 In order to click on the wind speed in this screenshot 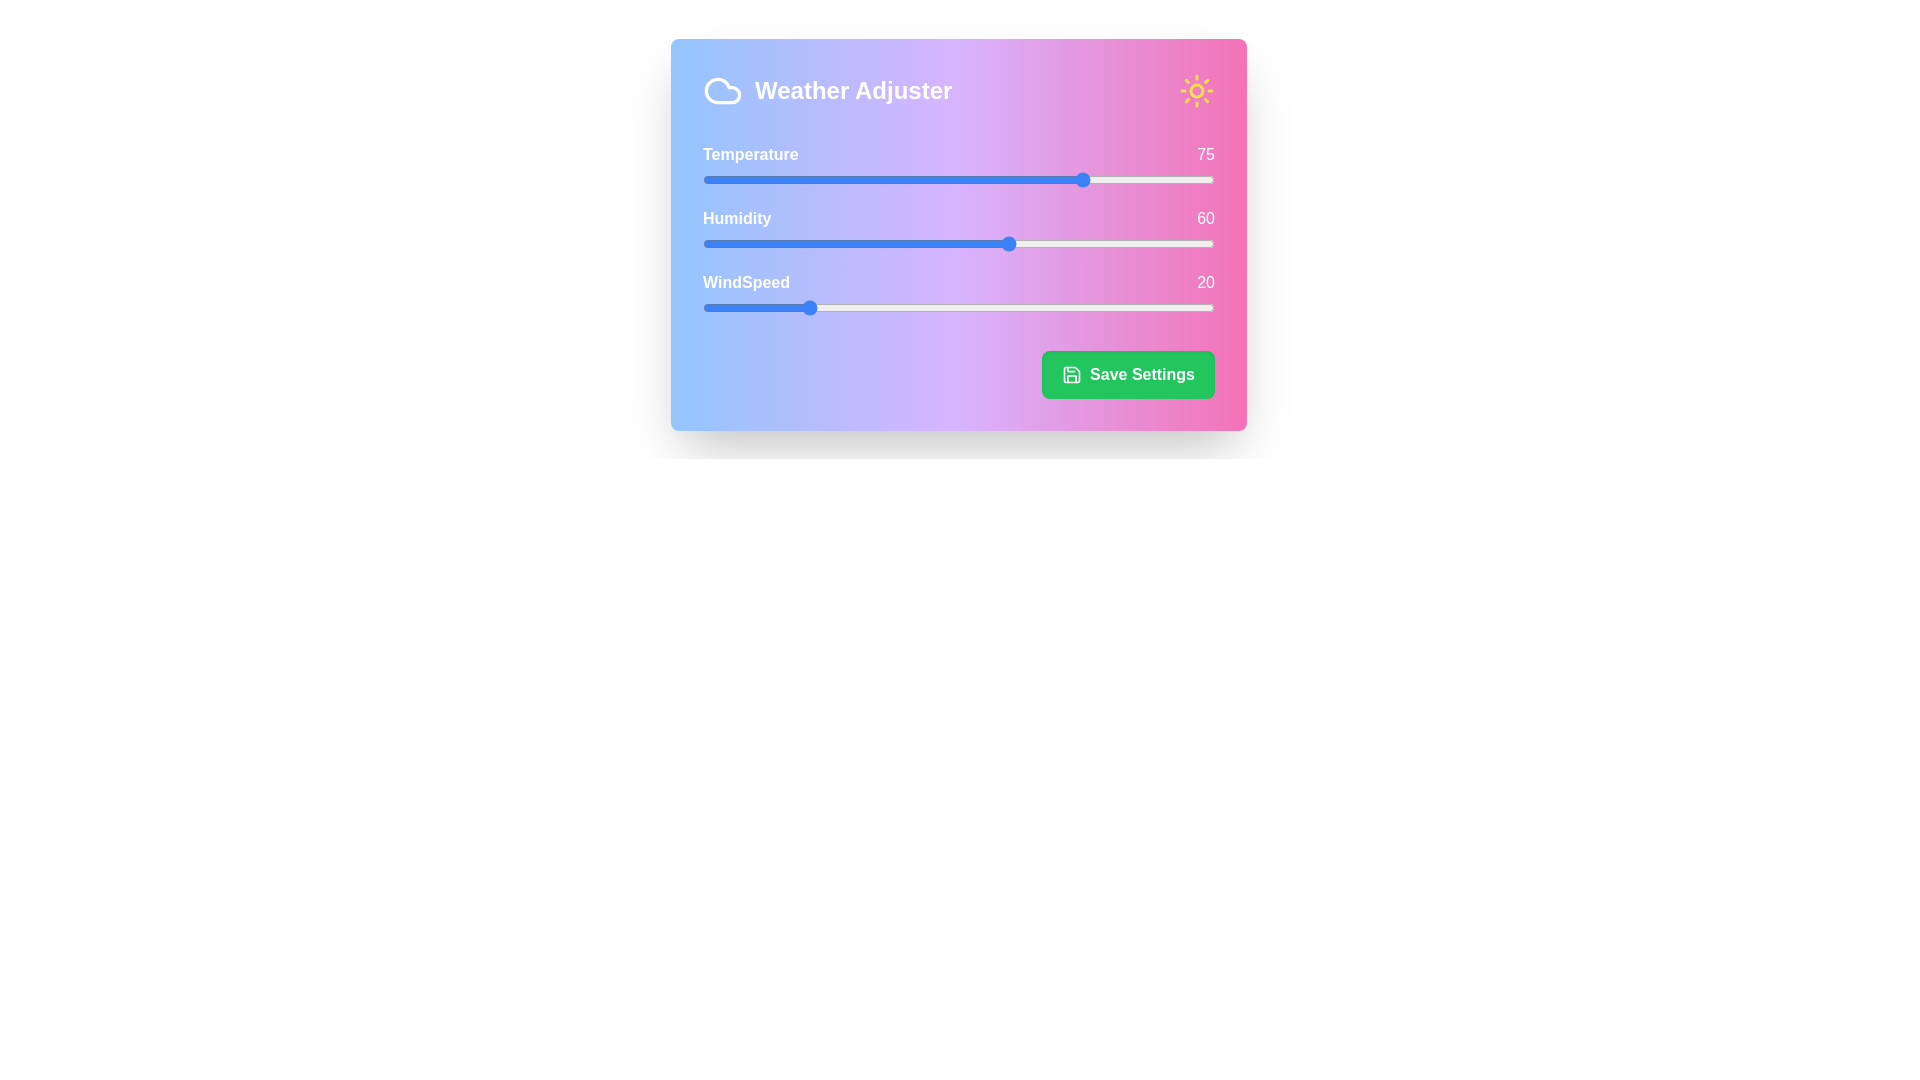, I will do `click(753, 308)`.